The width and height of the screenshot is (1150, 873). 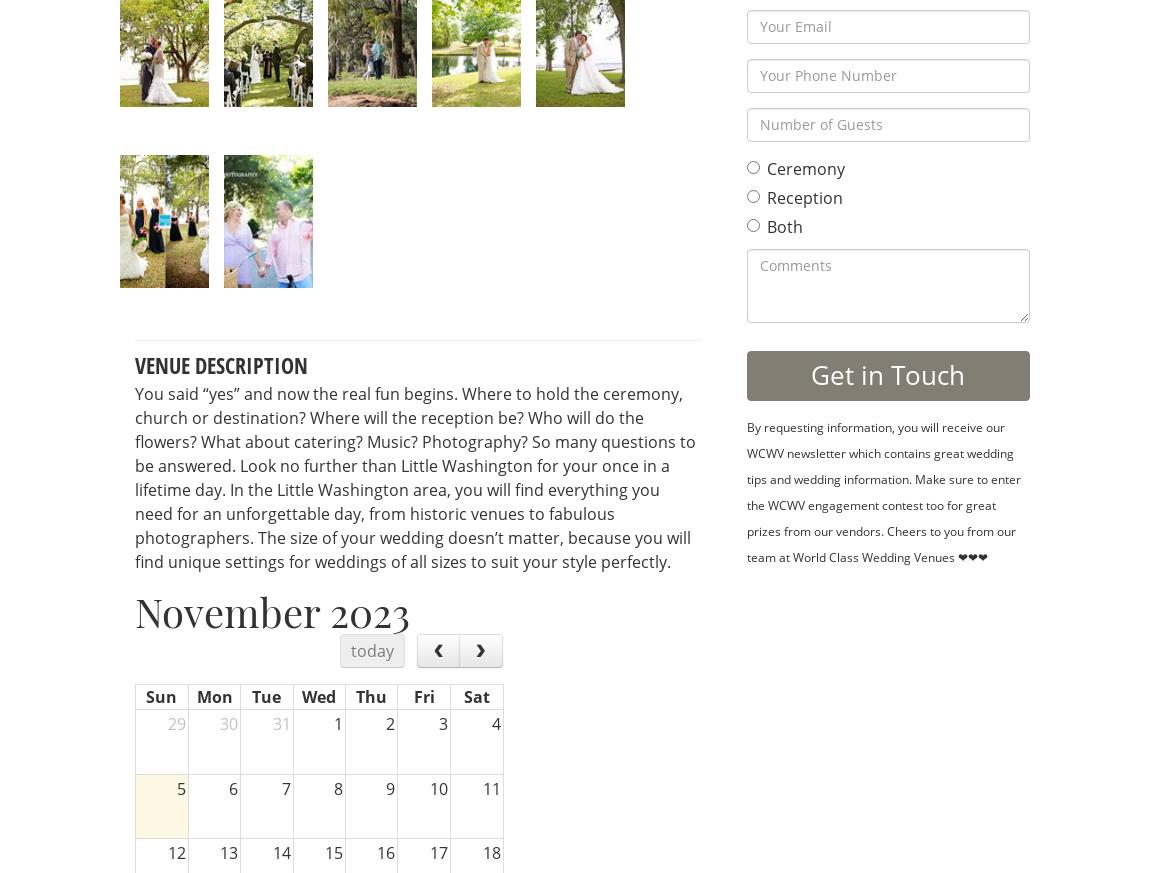 I want to click on 'Booking...', so click(x=819, y=579).